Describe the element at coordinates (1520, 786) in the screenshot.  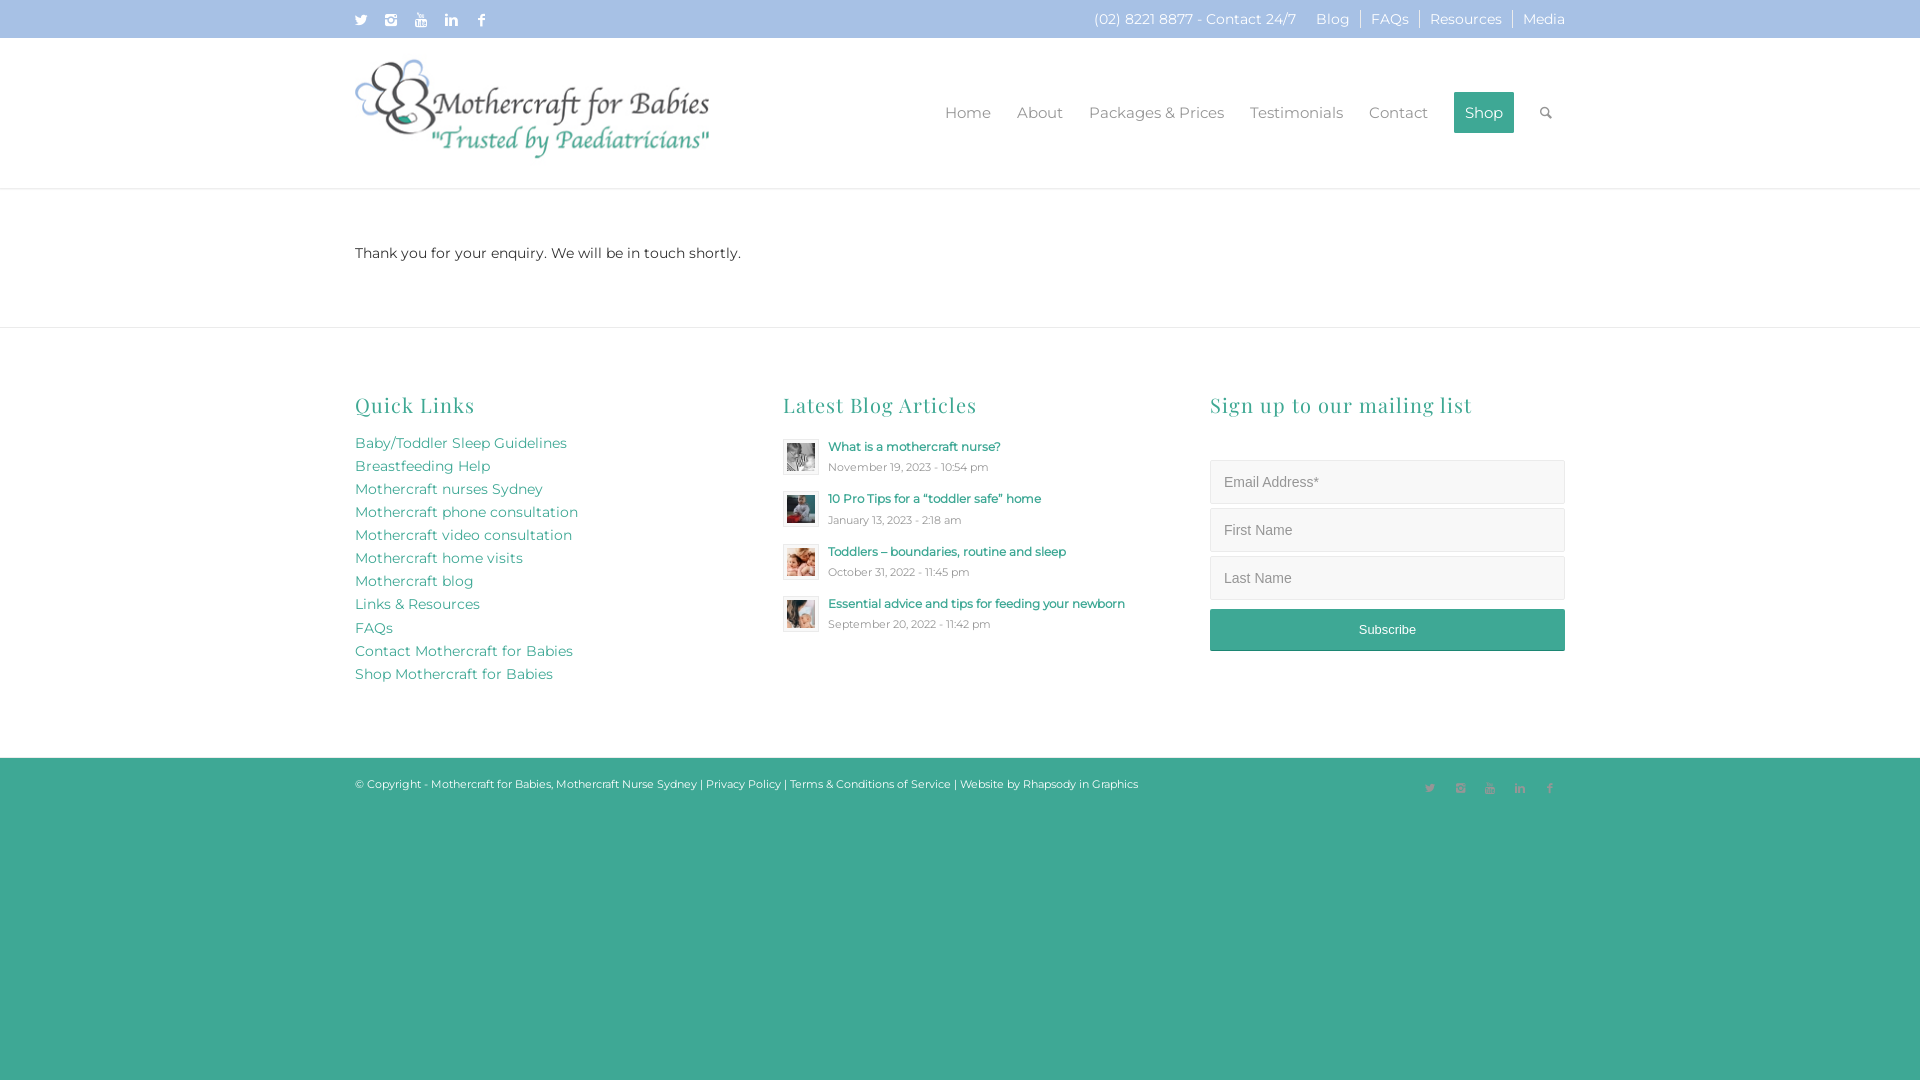
I see `'Linkedin'` at that location.